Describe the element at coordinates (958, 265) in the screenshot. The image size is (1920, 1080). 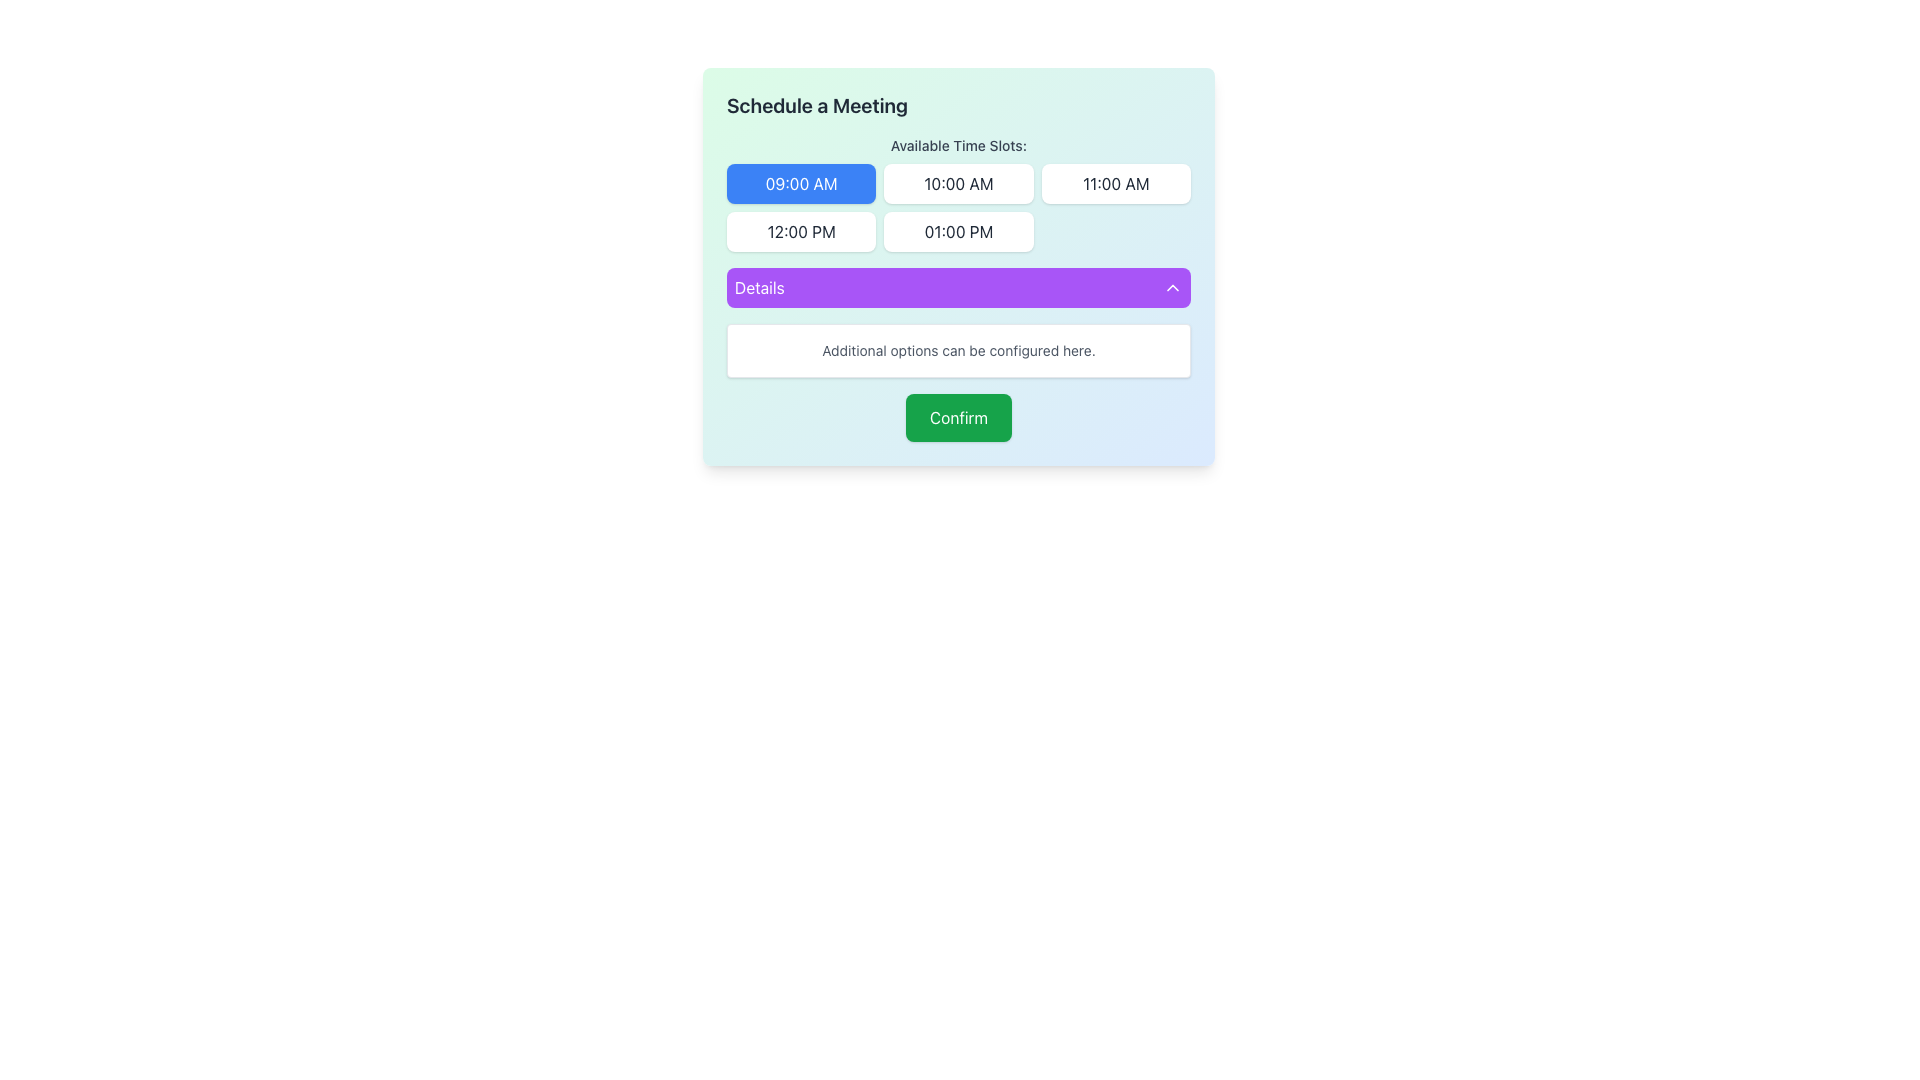
I see `the vibrant purple button labeled 'Details'` at that location.